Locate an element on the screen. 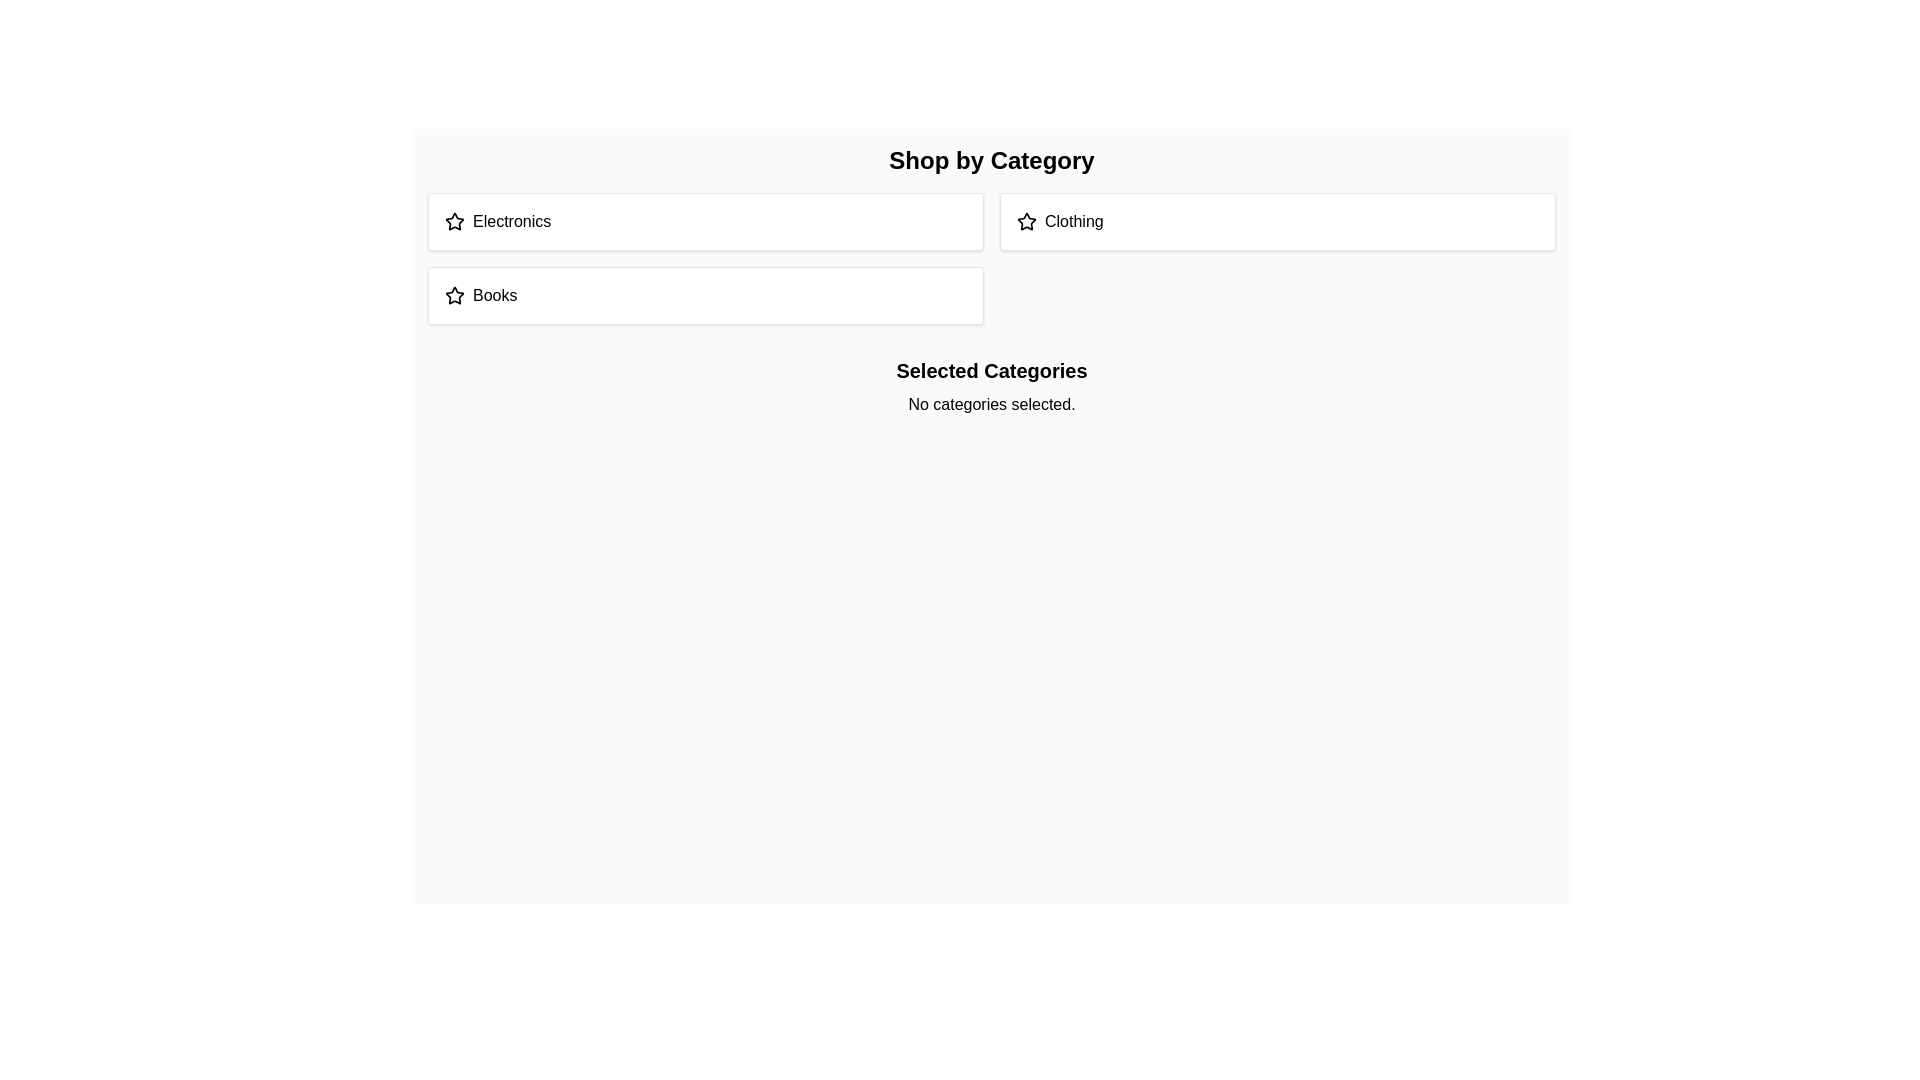 Image resolution: width=1920 pixels, height=1080 pixels. the static text display that serves as a header for selected categories, located centrally below the items labeled 'Books', 'Electronics', and 'Clothing' is located at coordinates (992, 386).